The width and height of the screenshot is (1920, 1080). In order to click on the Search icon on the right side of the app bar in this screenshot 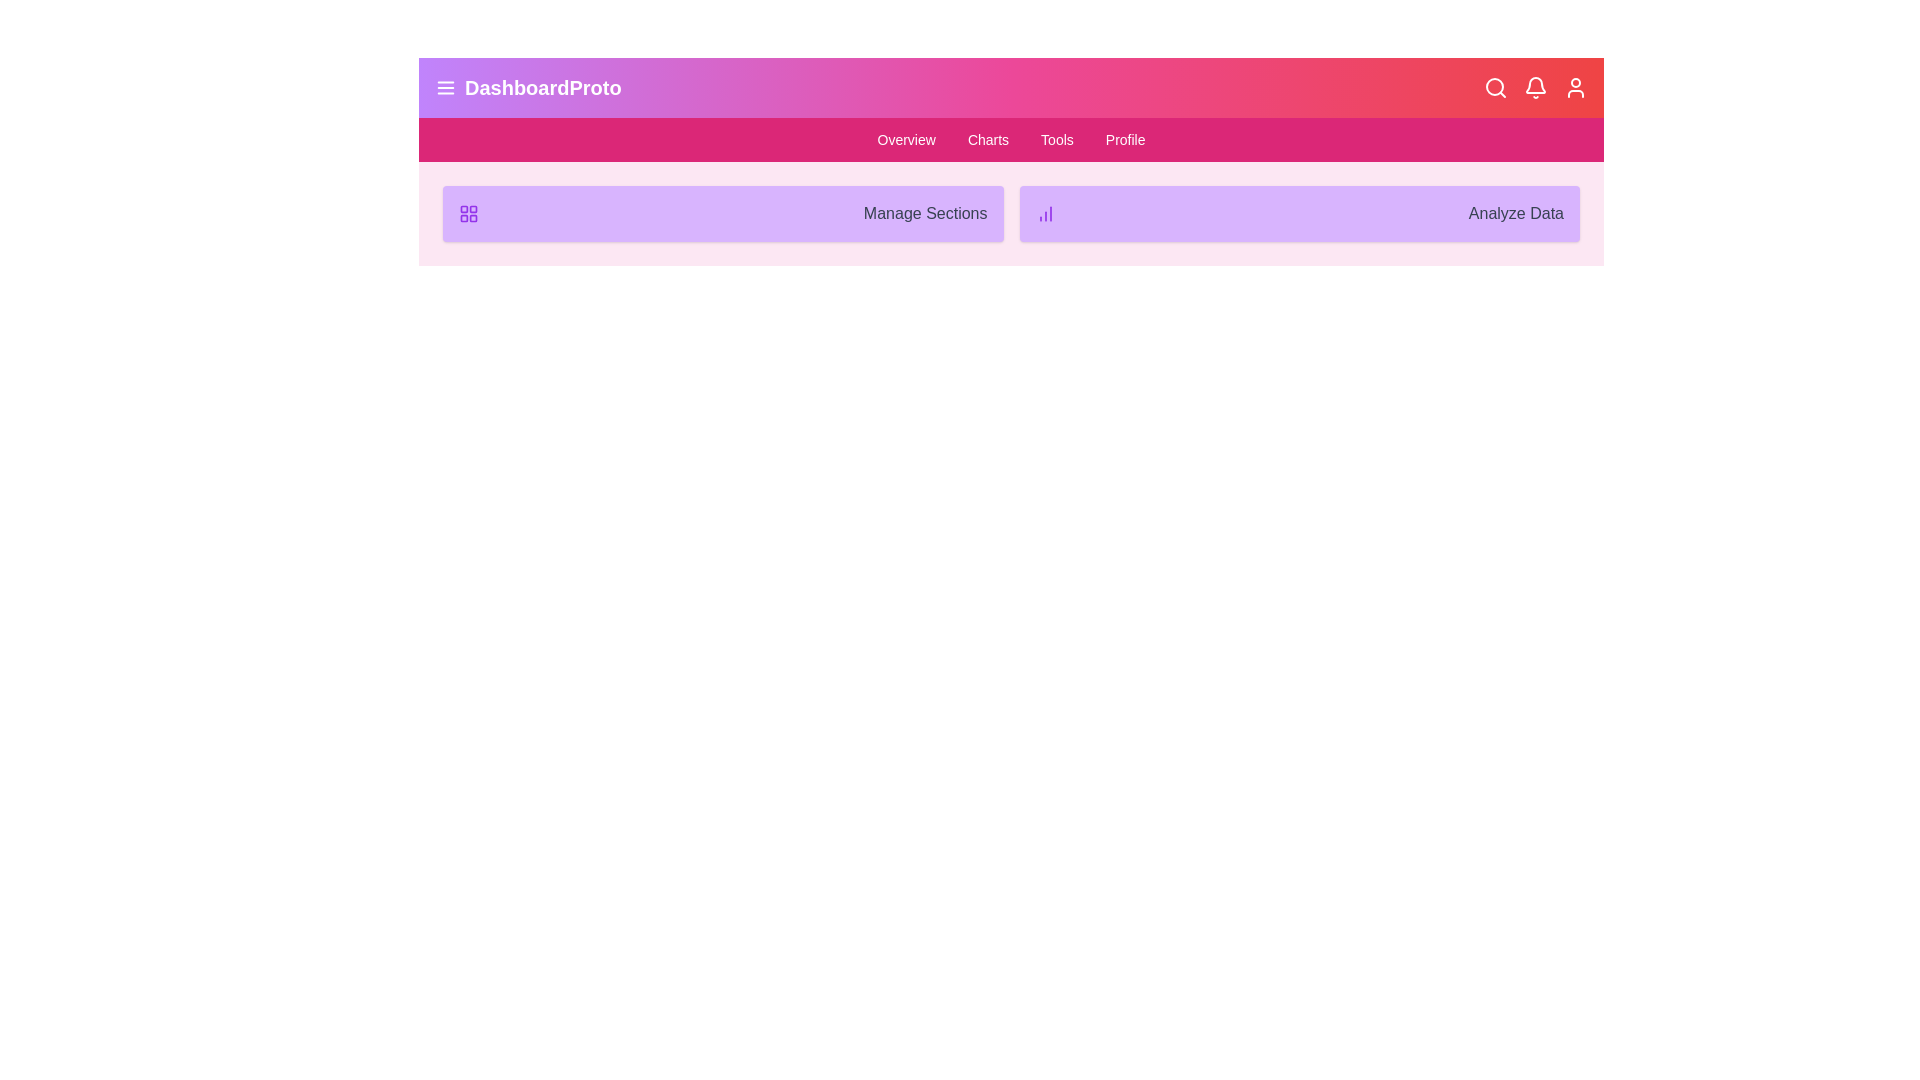, I will do `click(1496, 87)`.